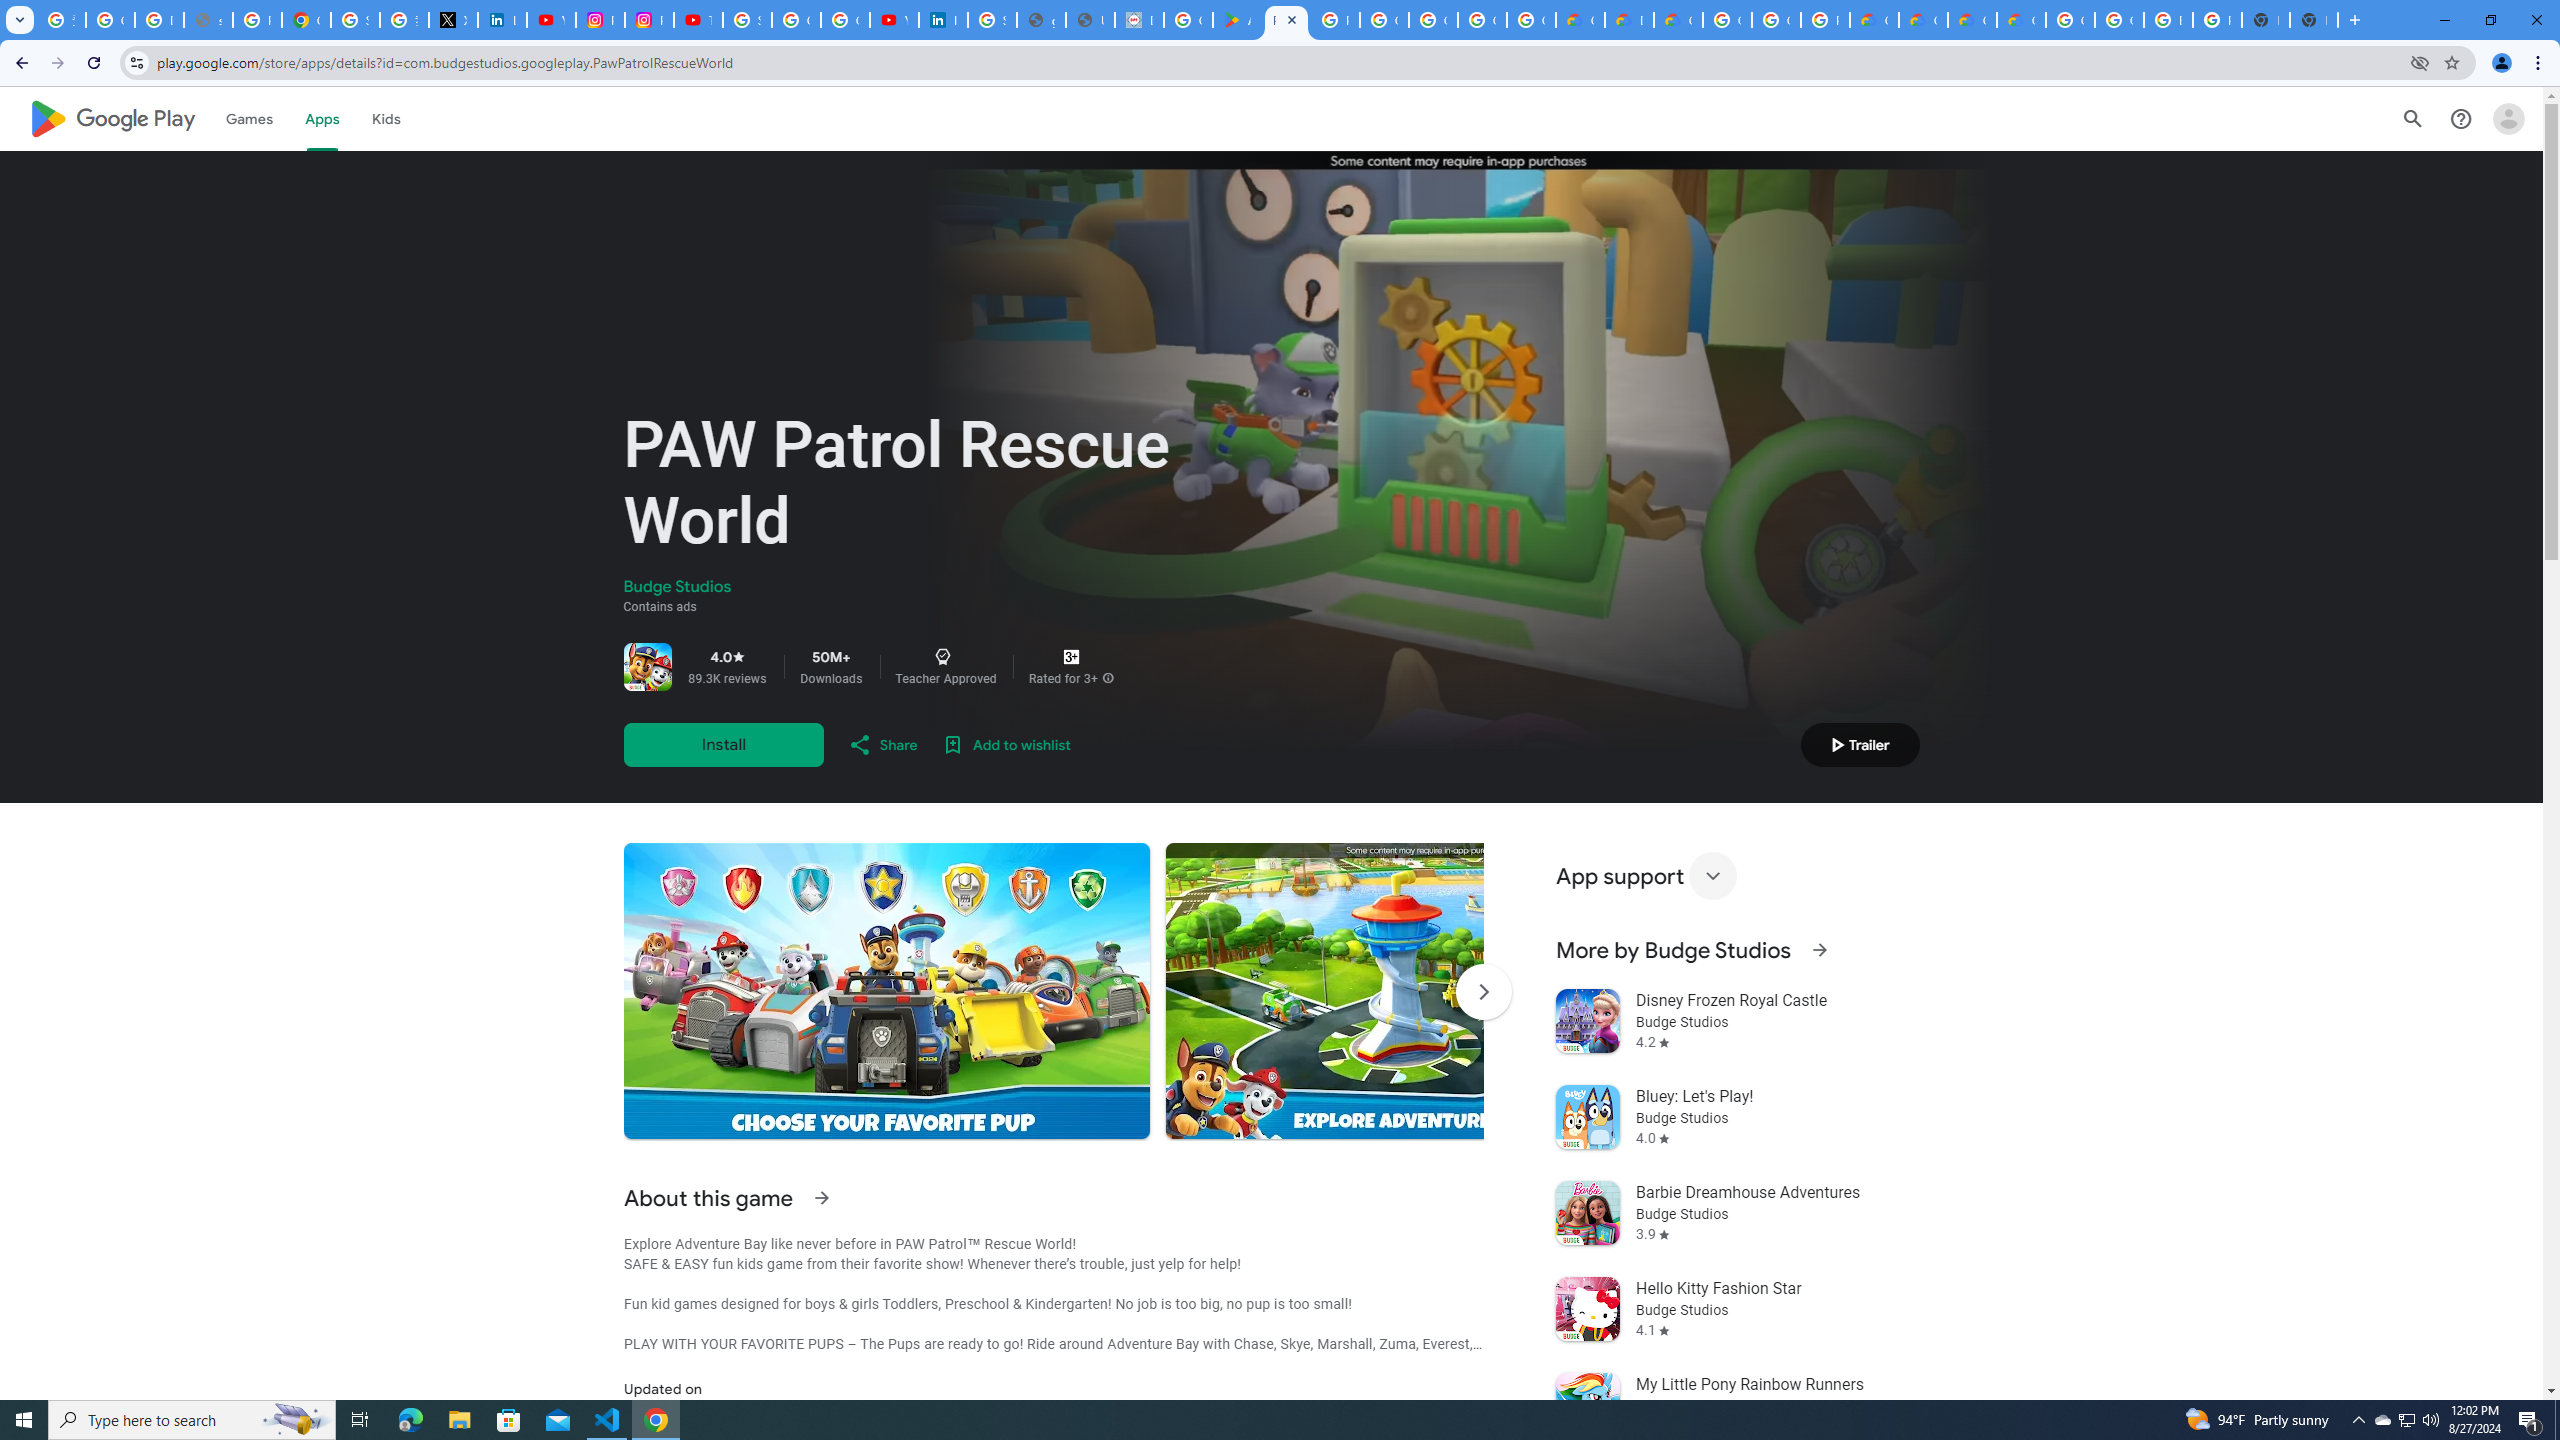 Image resolution: width=2560 pixels, height=1440 pixels. Describe the element at coordinates (2314, 19) in the screenshot. I see `'New Tab'` at that location.